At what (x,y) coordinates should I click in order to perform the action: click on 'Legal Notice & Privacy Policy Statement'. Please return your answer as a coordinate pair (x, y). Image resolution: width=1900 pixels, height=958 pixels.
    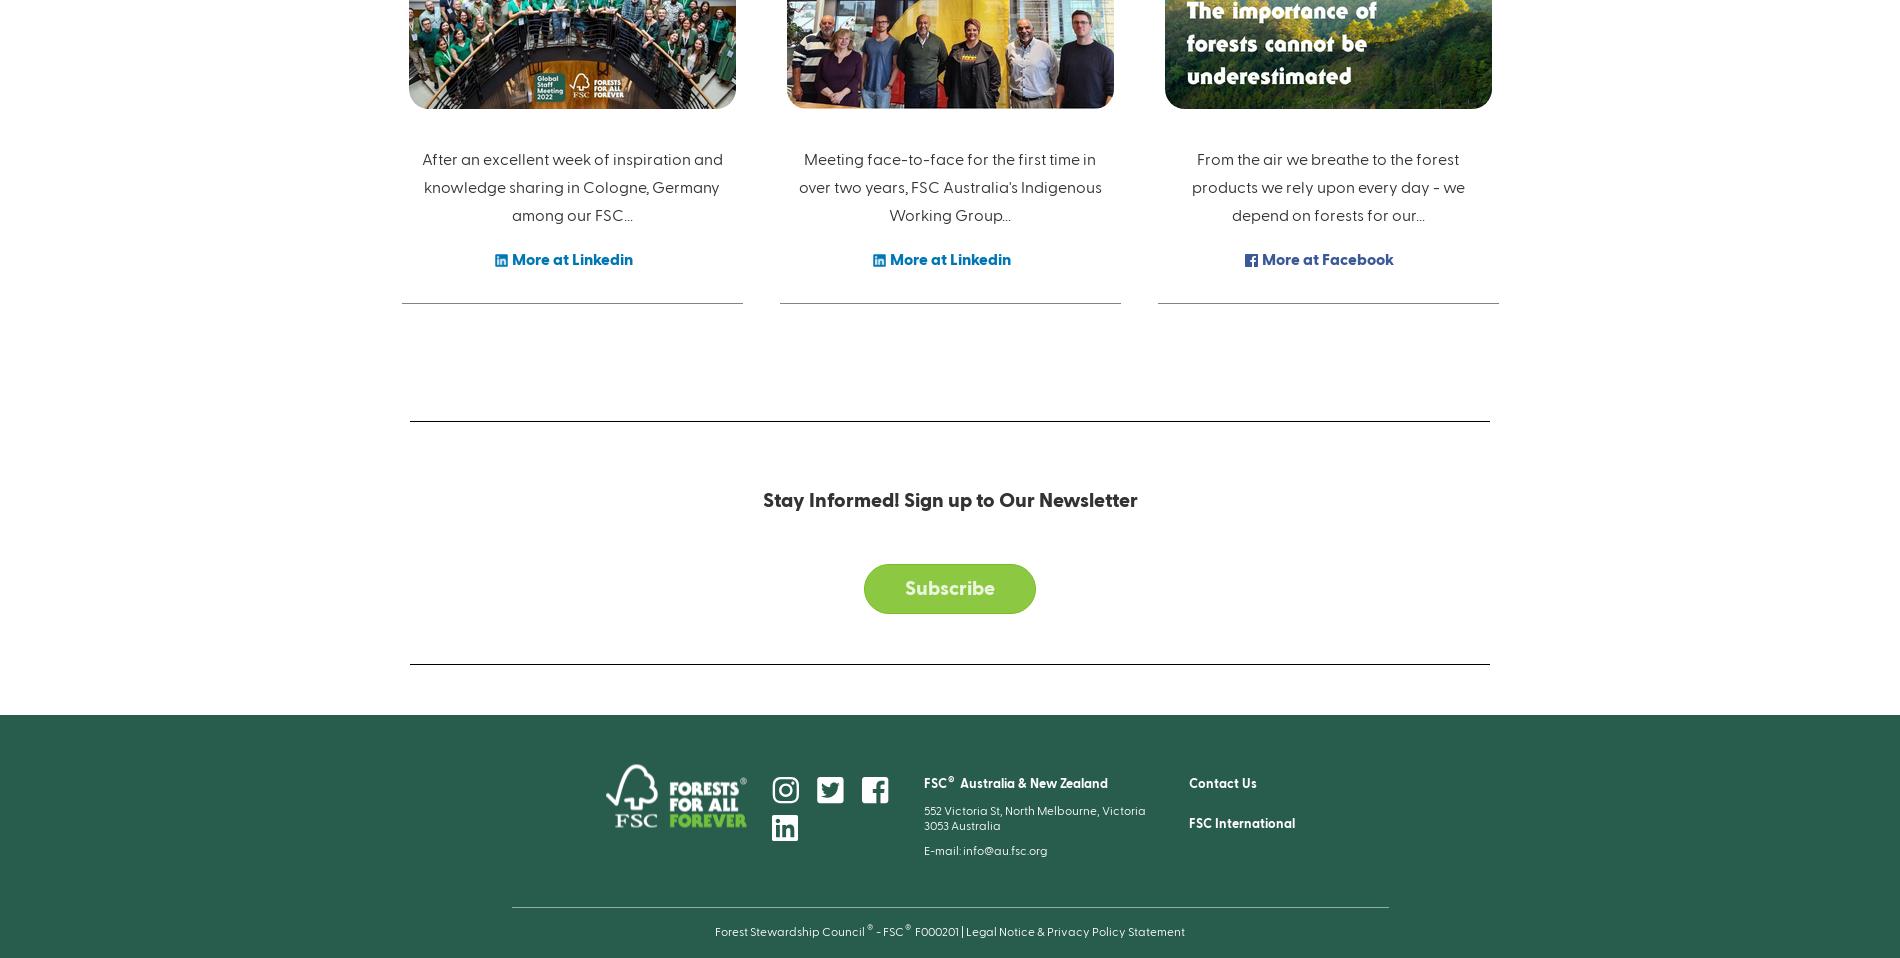
    Looking at the image, I should click on (1074, 930).